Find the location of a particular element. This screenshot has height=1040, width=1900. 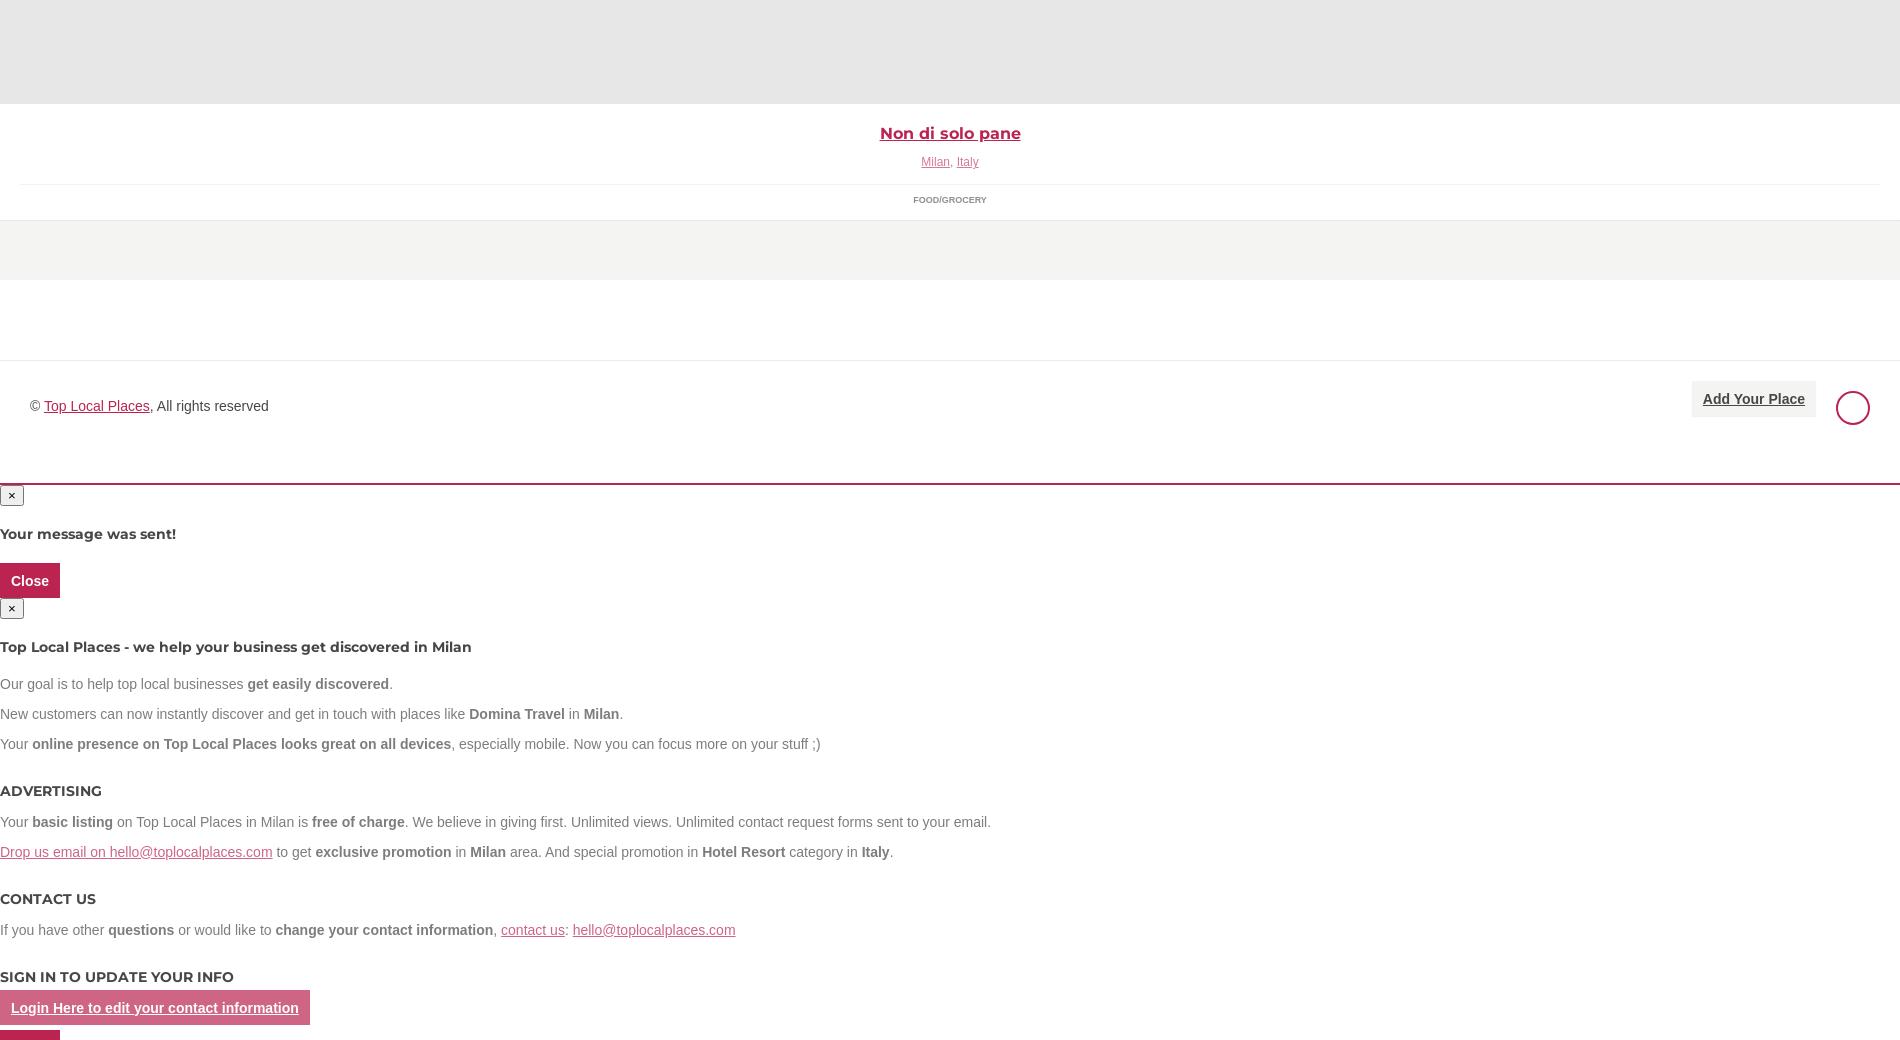

', All rights reserved' is located at coordinates (208, 406).